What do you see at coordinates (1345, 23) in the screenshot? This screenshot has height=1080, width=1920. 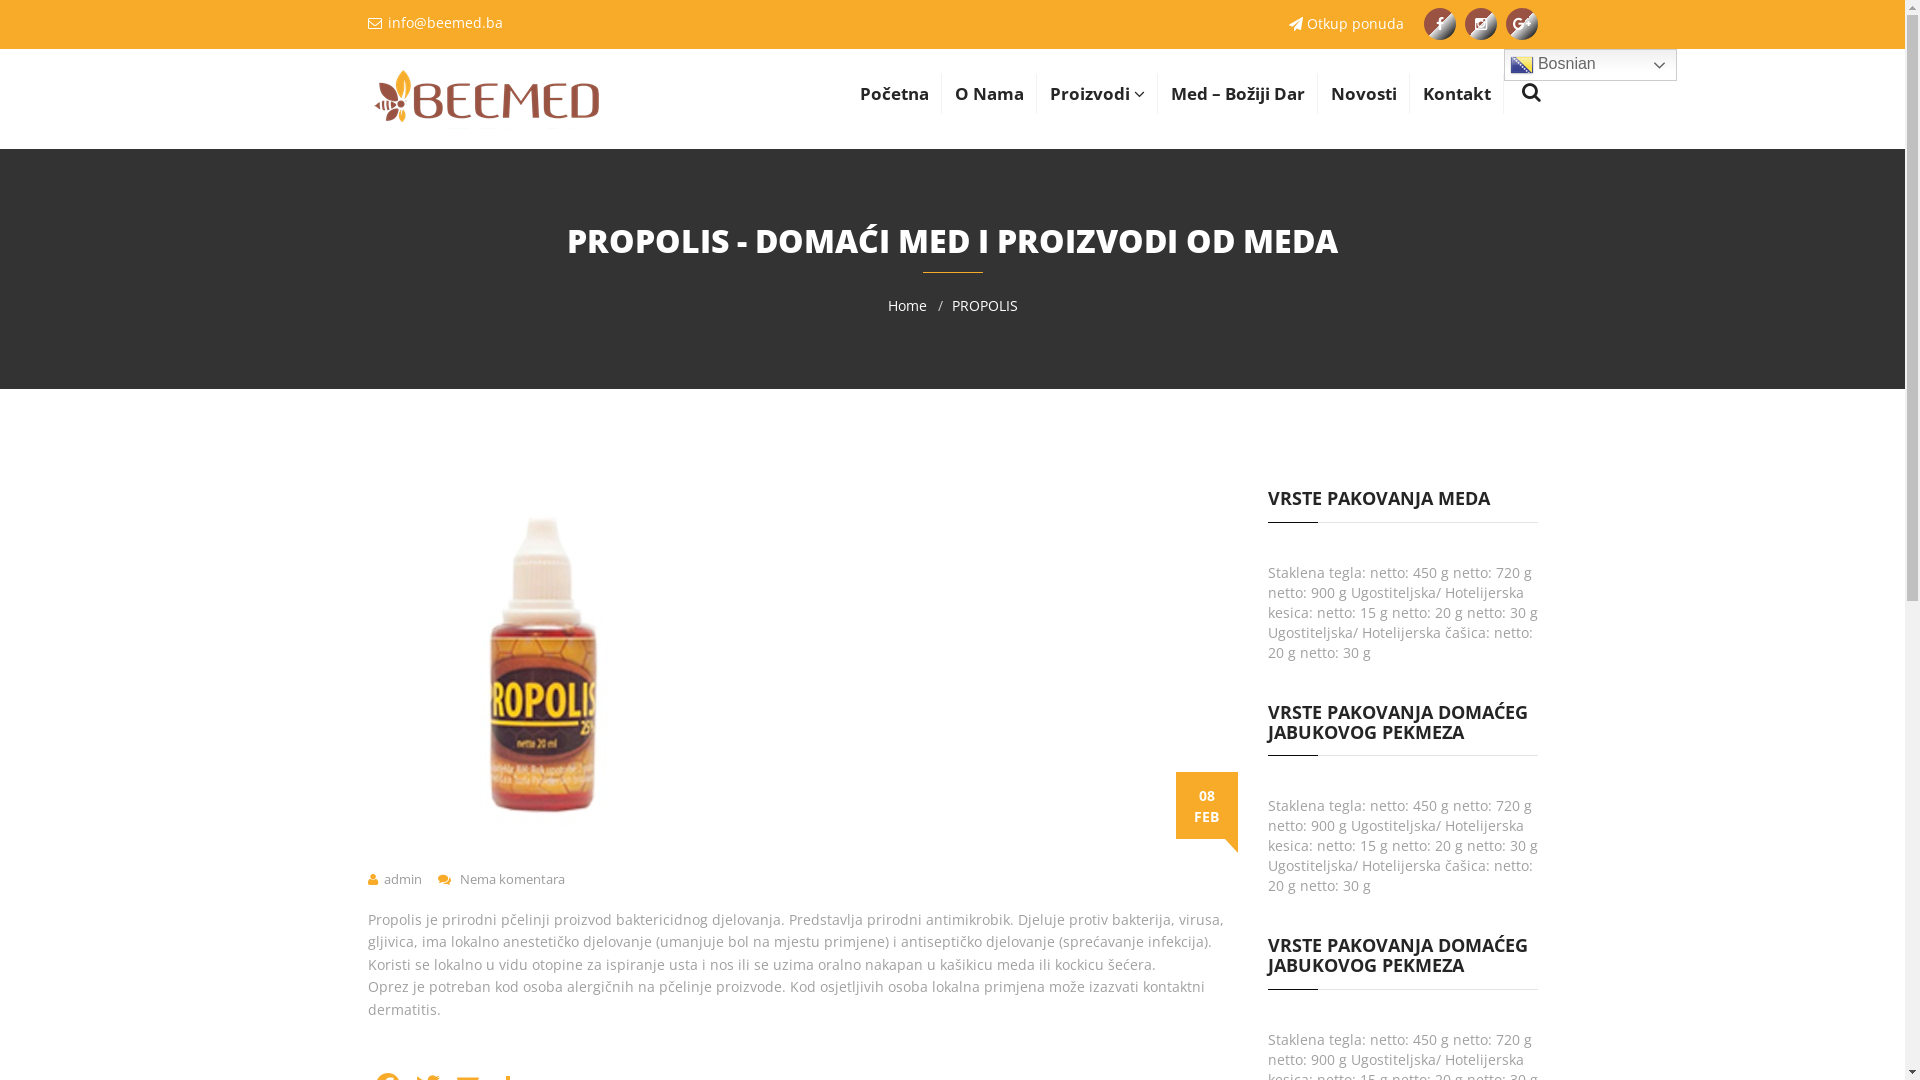 I see `'Otkup ponuda'` at bounding box center [1345, 23].